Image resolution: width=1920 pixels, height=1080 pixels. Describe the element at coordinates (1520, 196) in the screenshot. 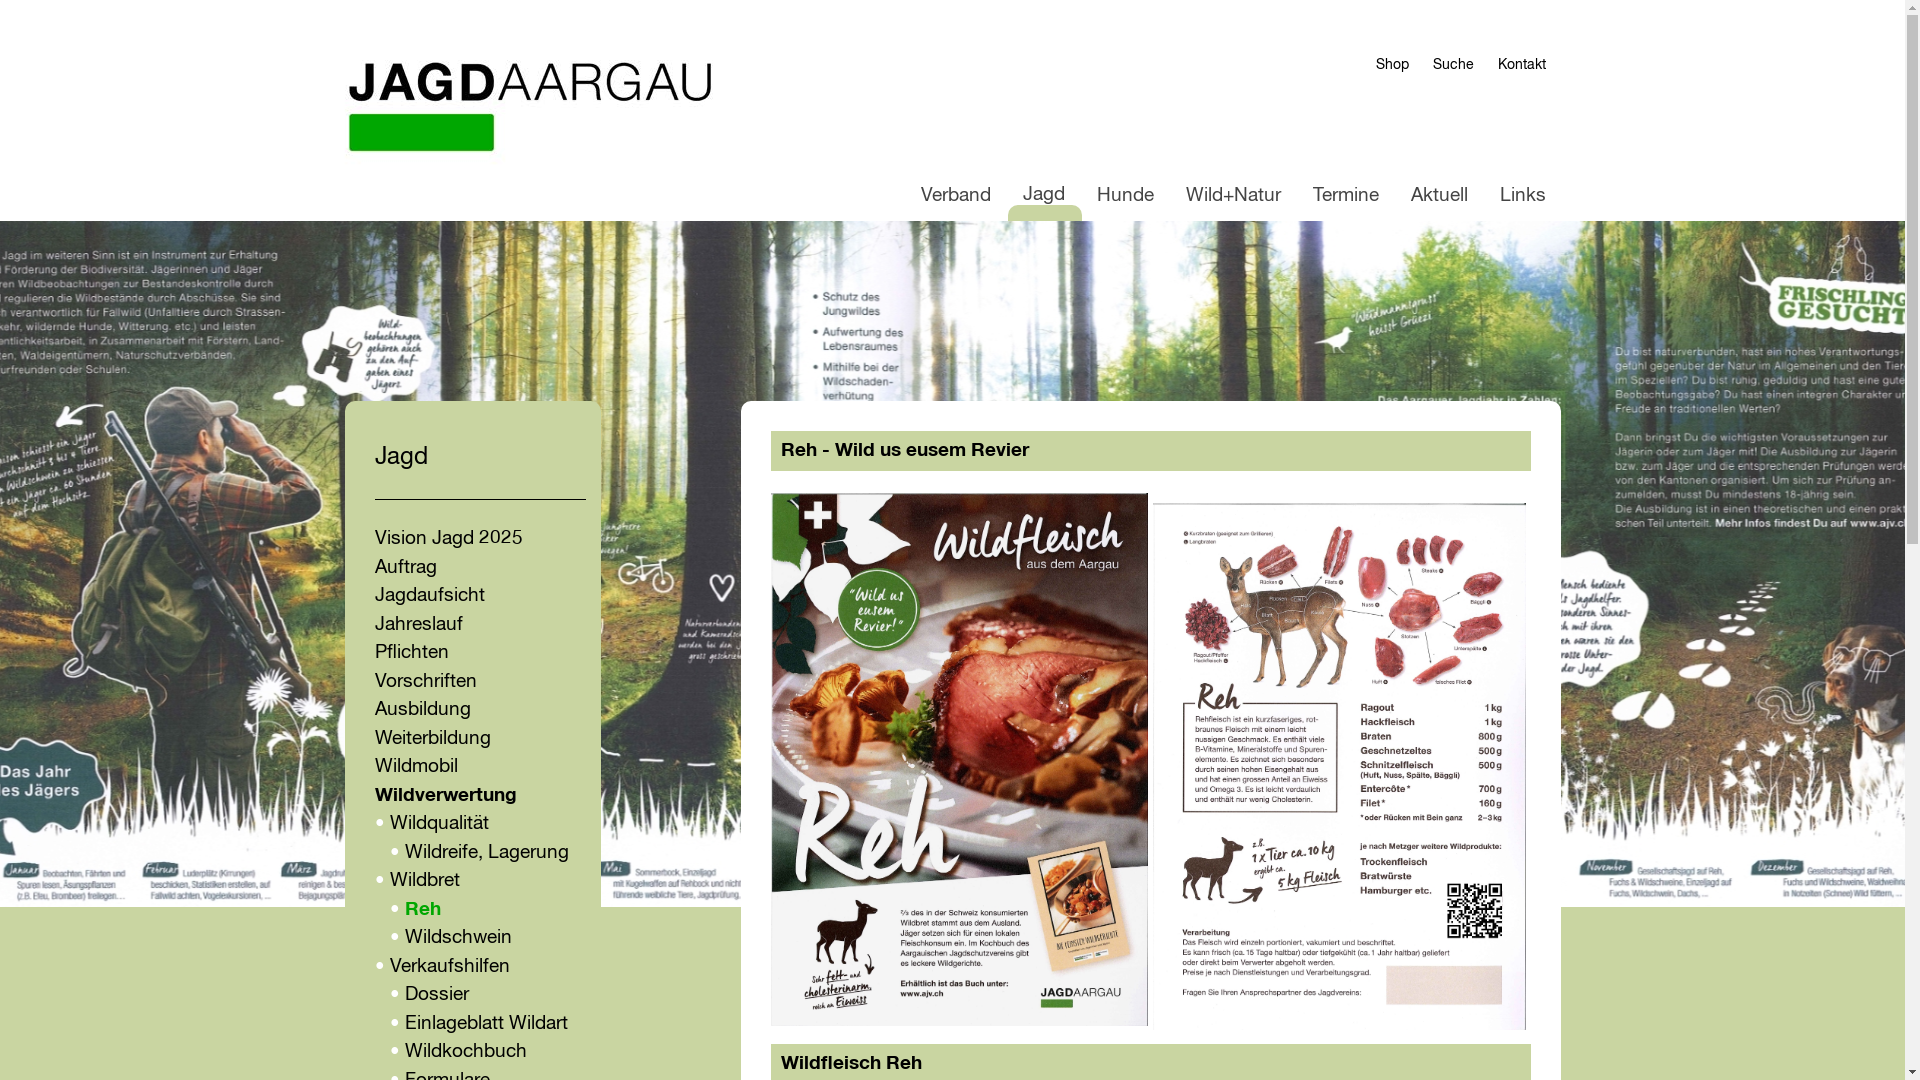

I see `'Links'` at that location.